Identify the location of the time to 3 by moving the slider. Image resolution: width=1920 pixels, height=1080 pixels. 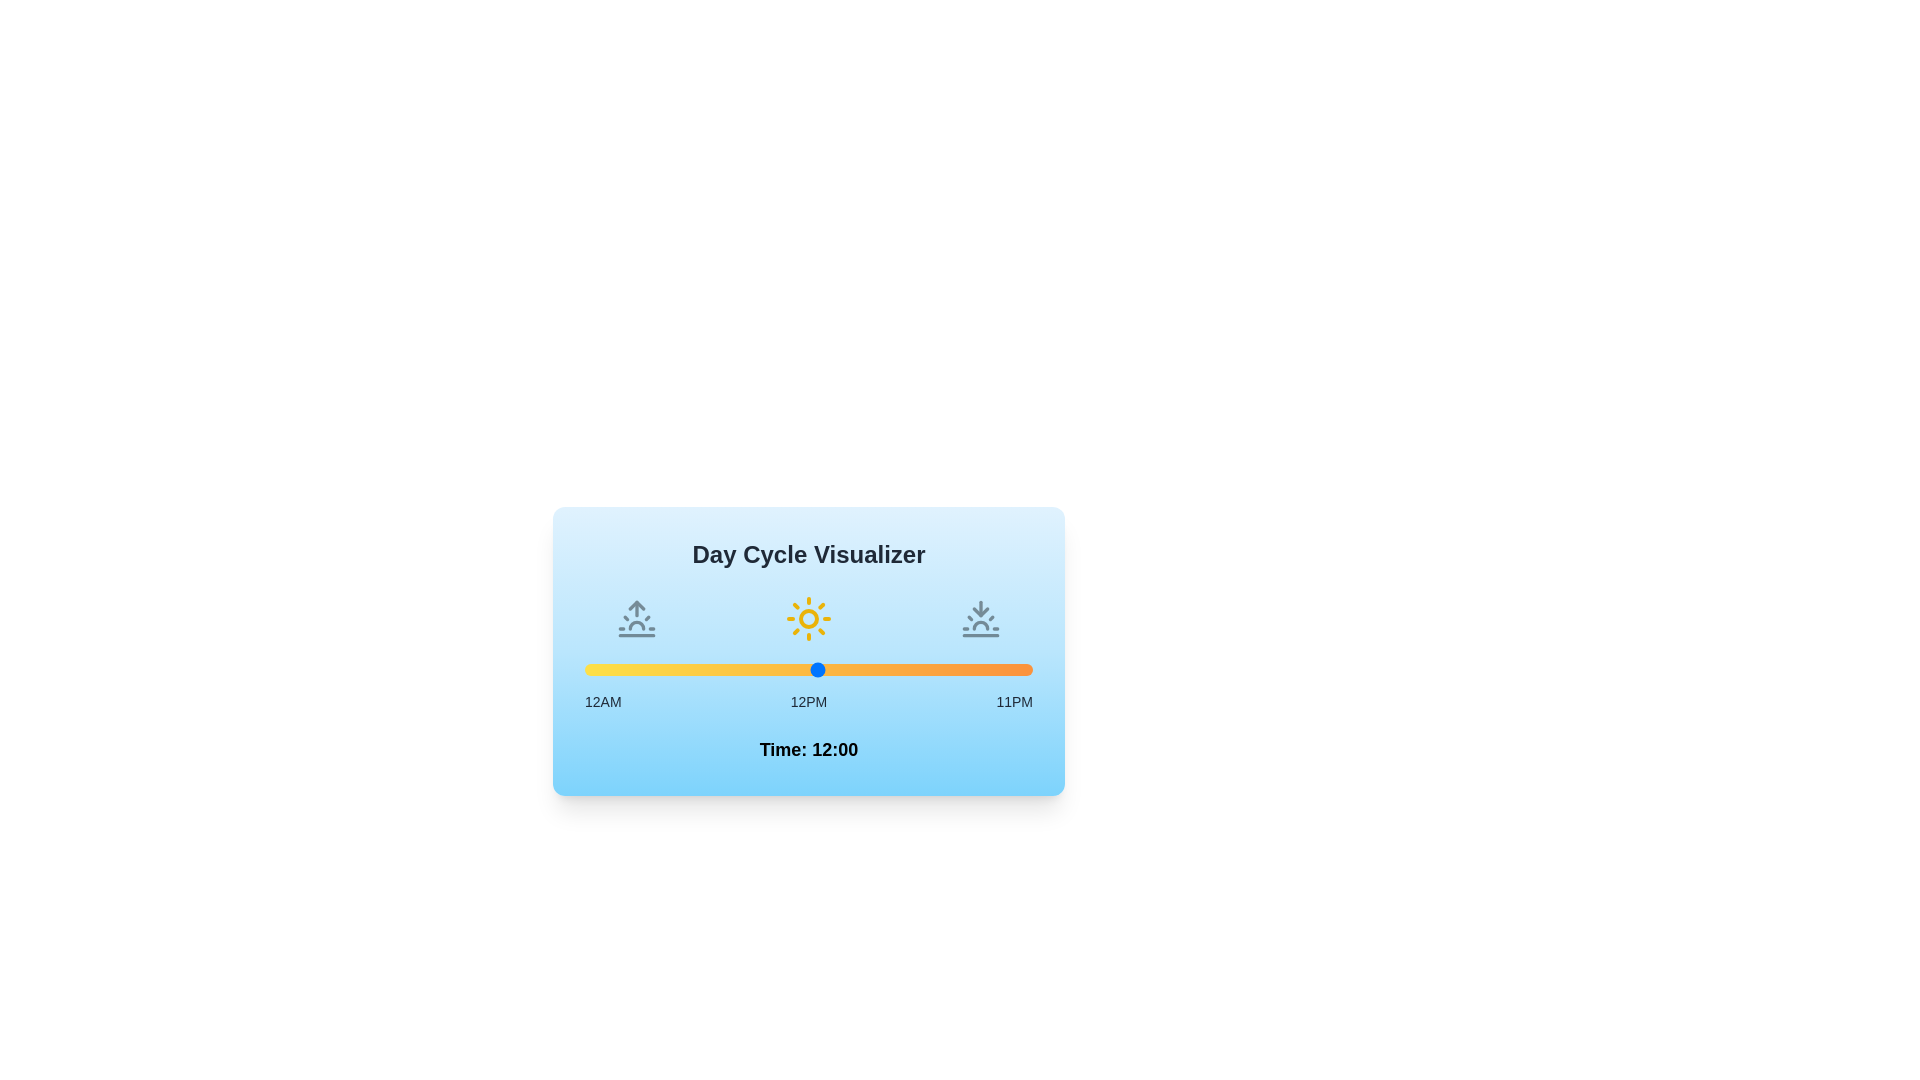
(643, 670).